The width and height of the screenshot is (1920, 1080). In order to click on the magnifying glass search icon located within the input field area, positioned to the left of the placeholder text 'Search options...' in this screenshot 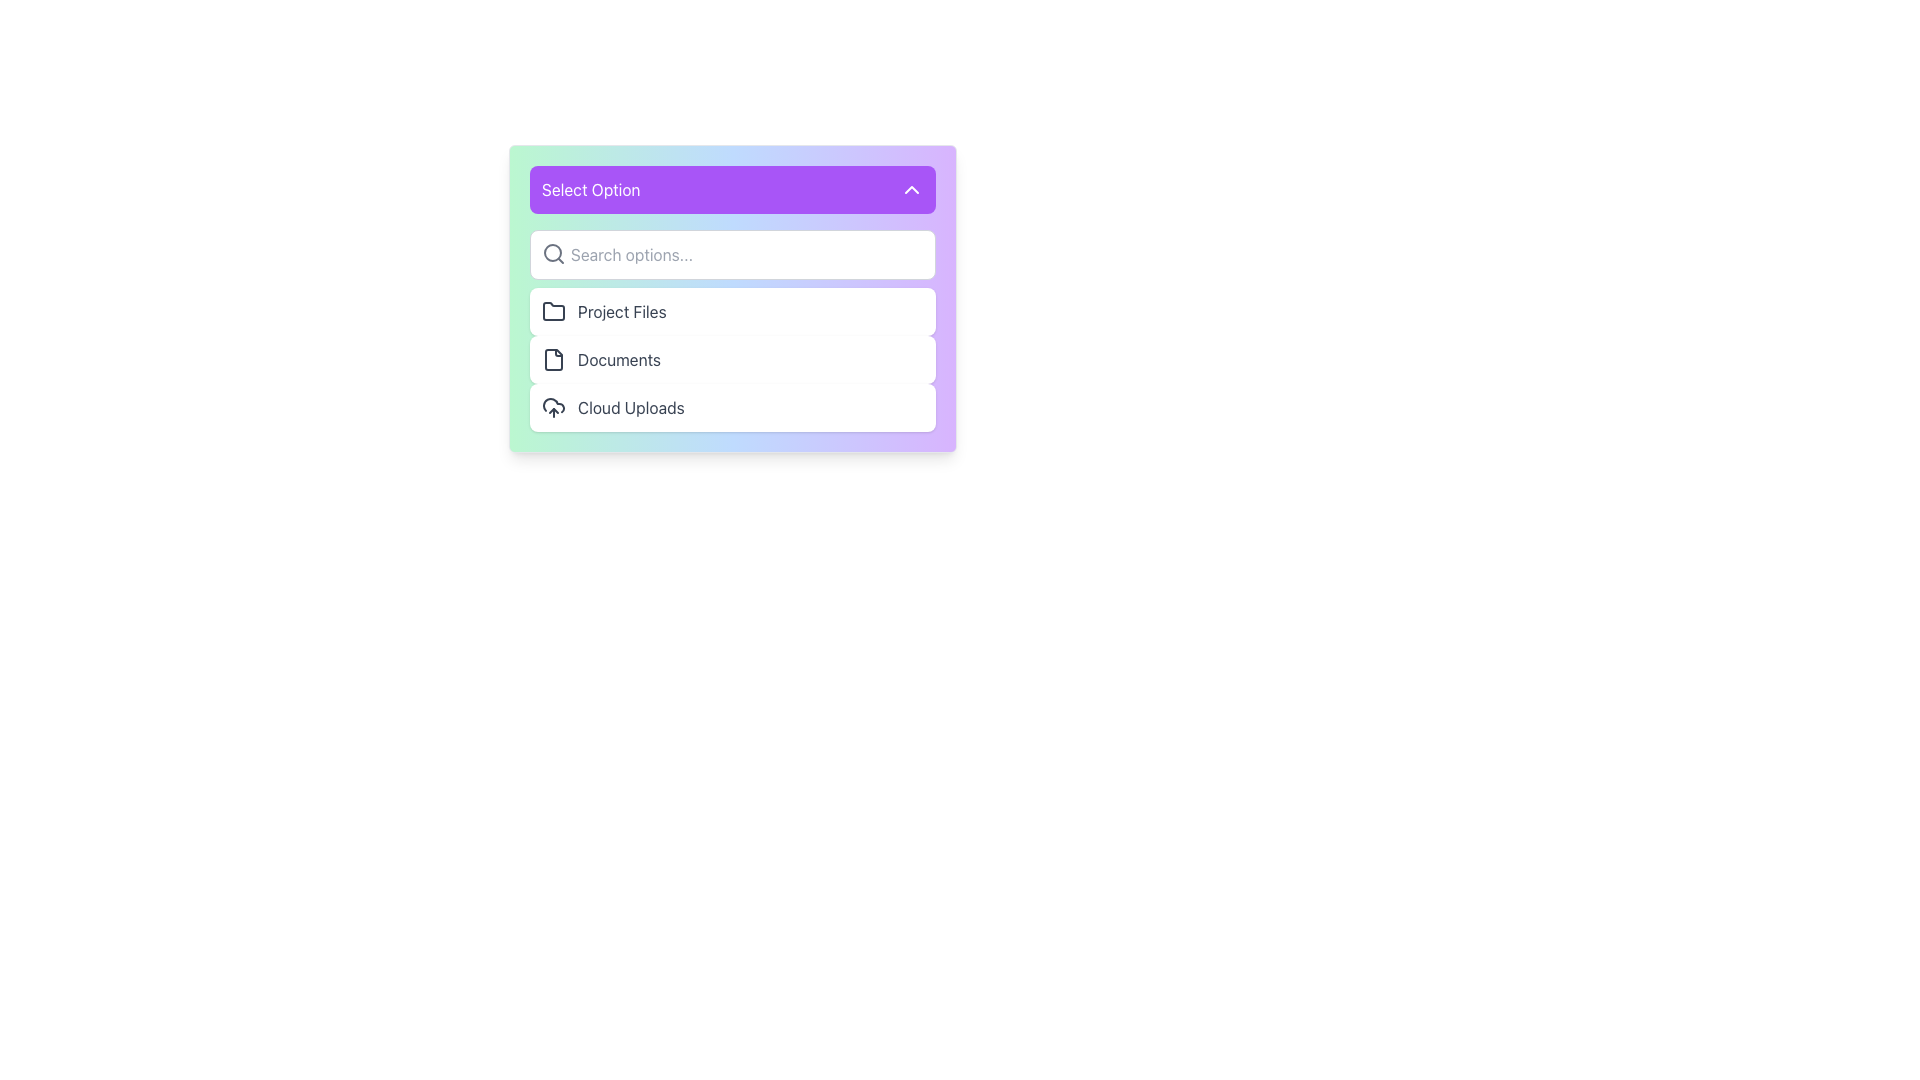, I will do `click(553, 253)`.